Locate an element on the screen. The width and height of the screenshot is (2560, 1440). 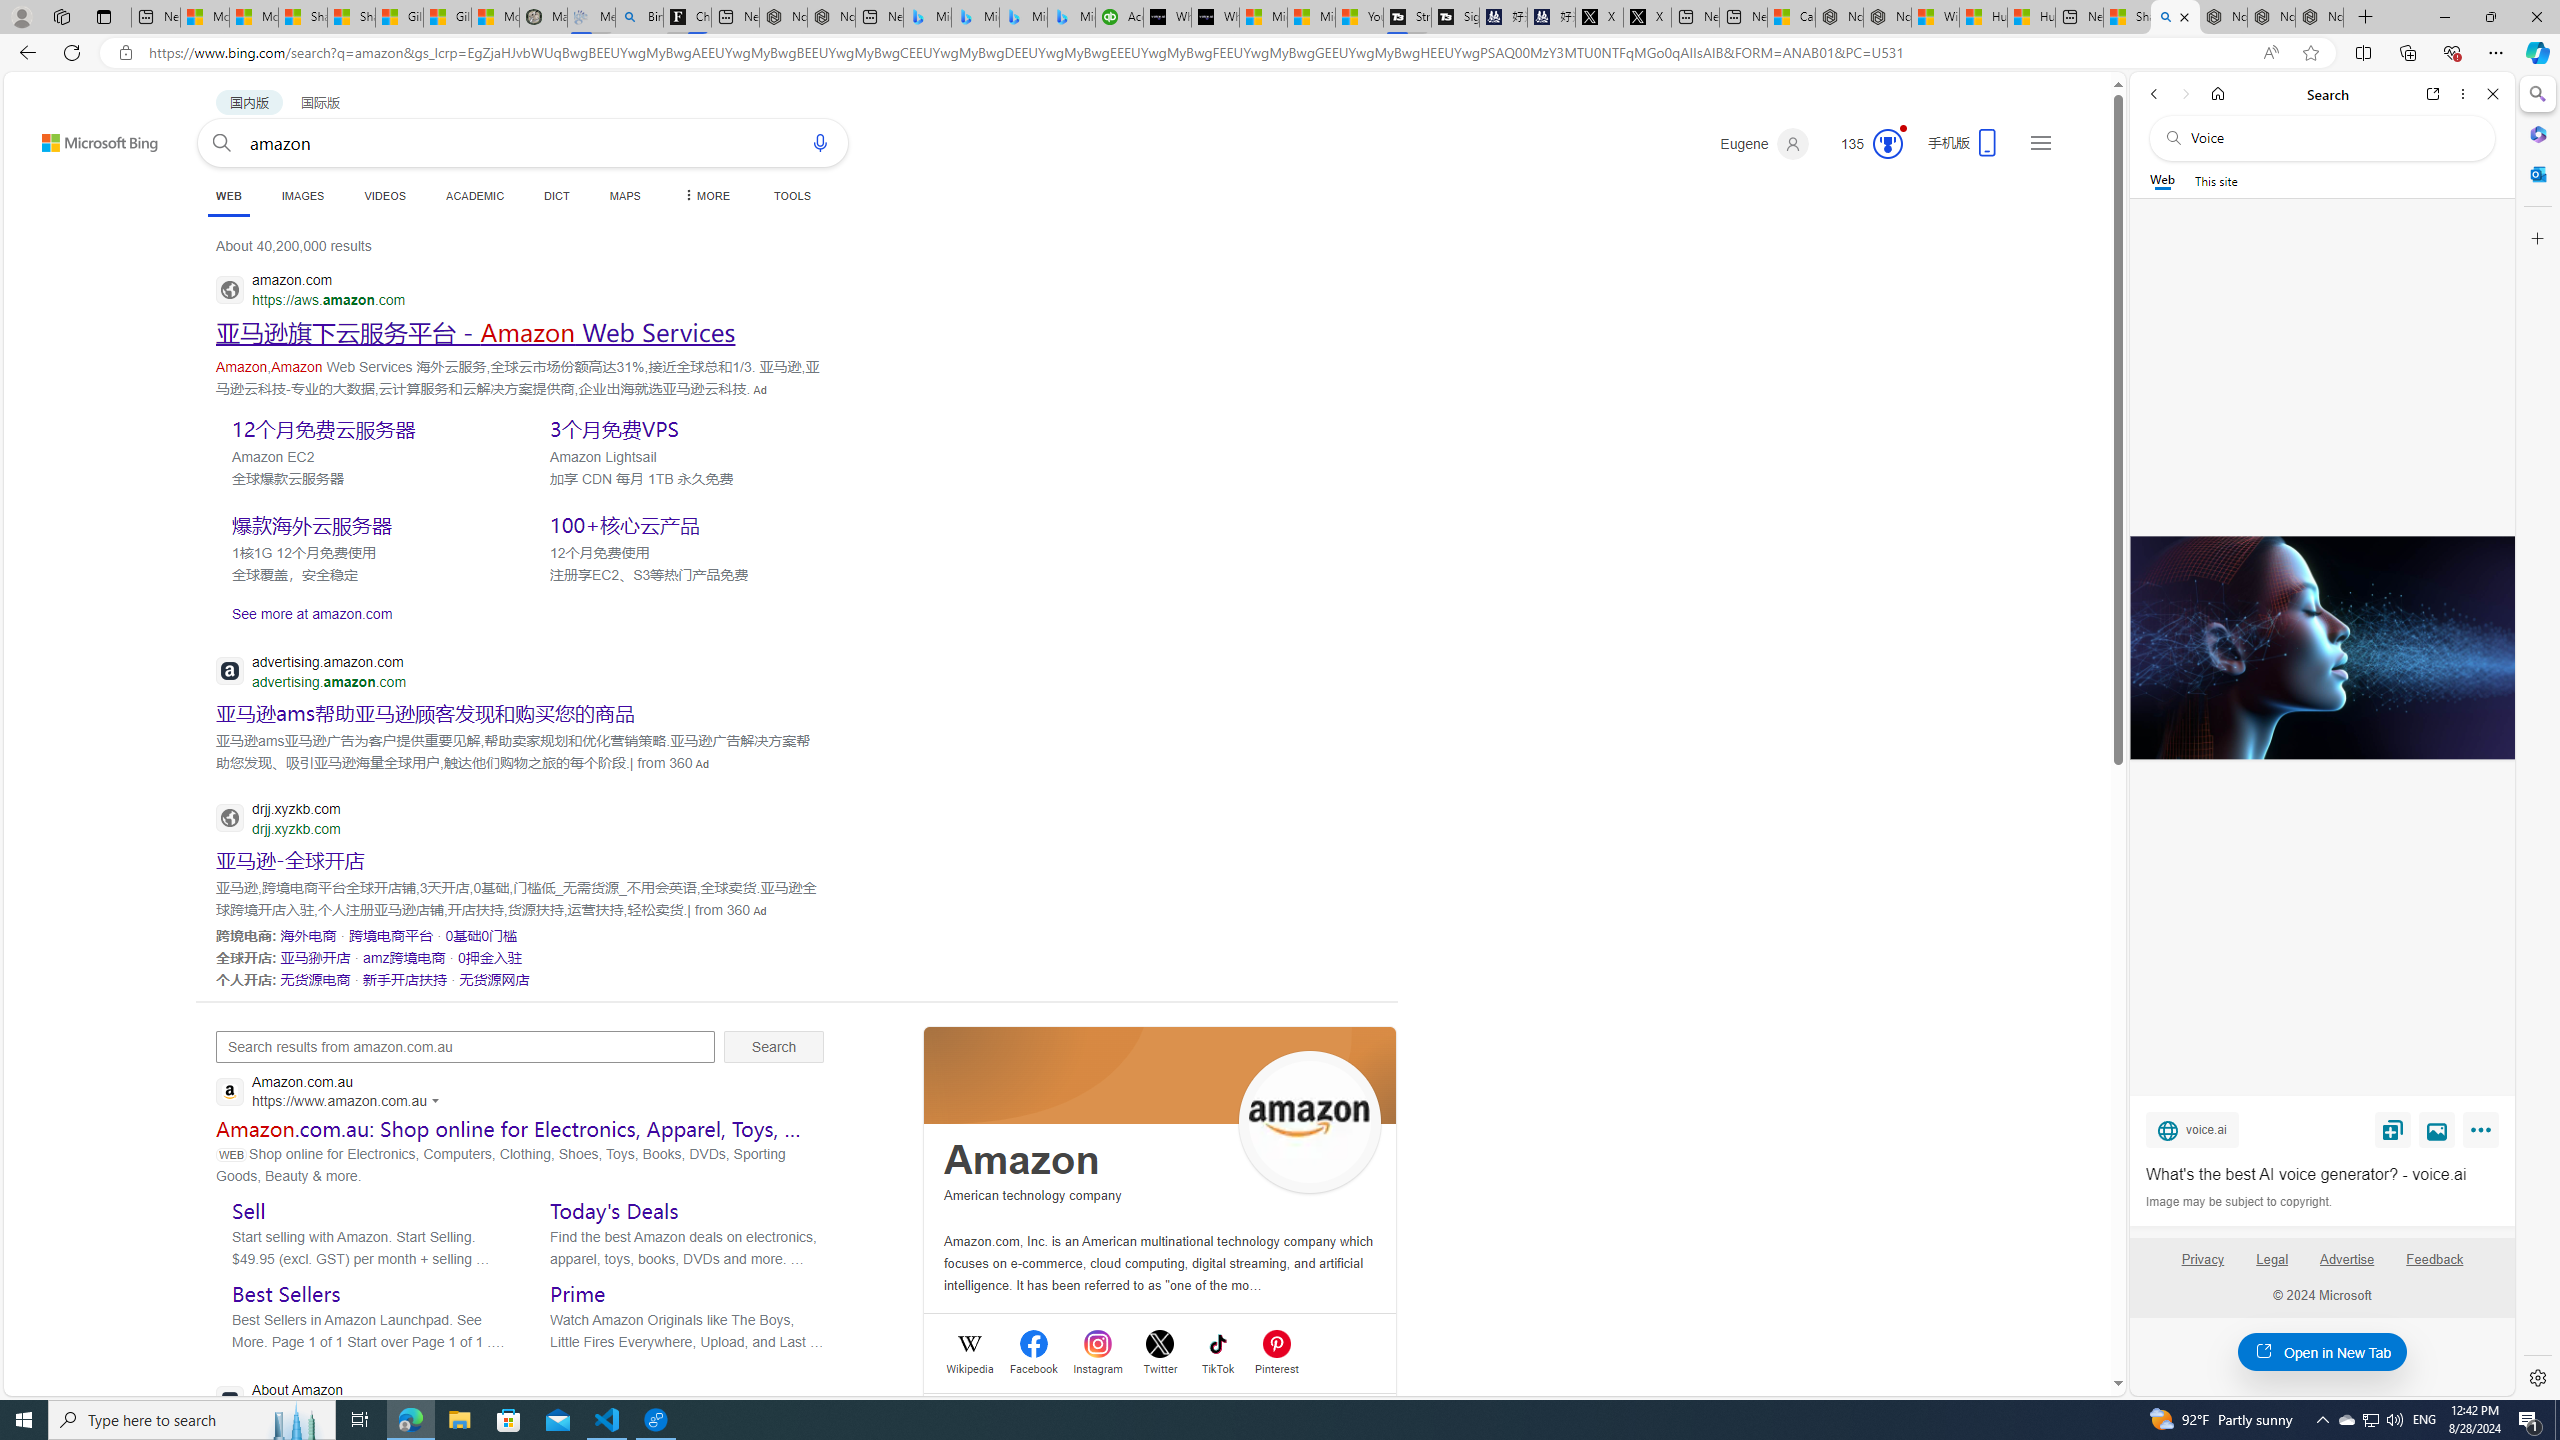
'Microsoft 365' is located at coordinates (2535, 134).